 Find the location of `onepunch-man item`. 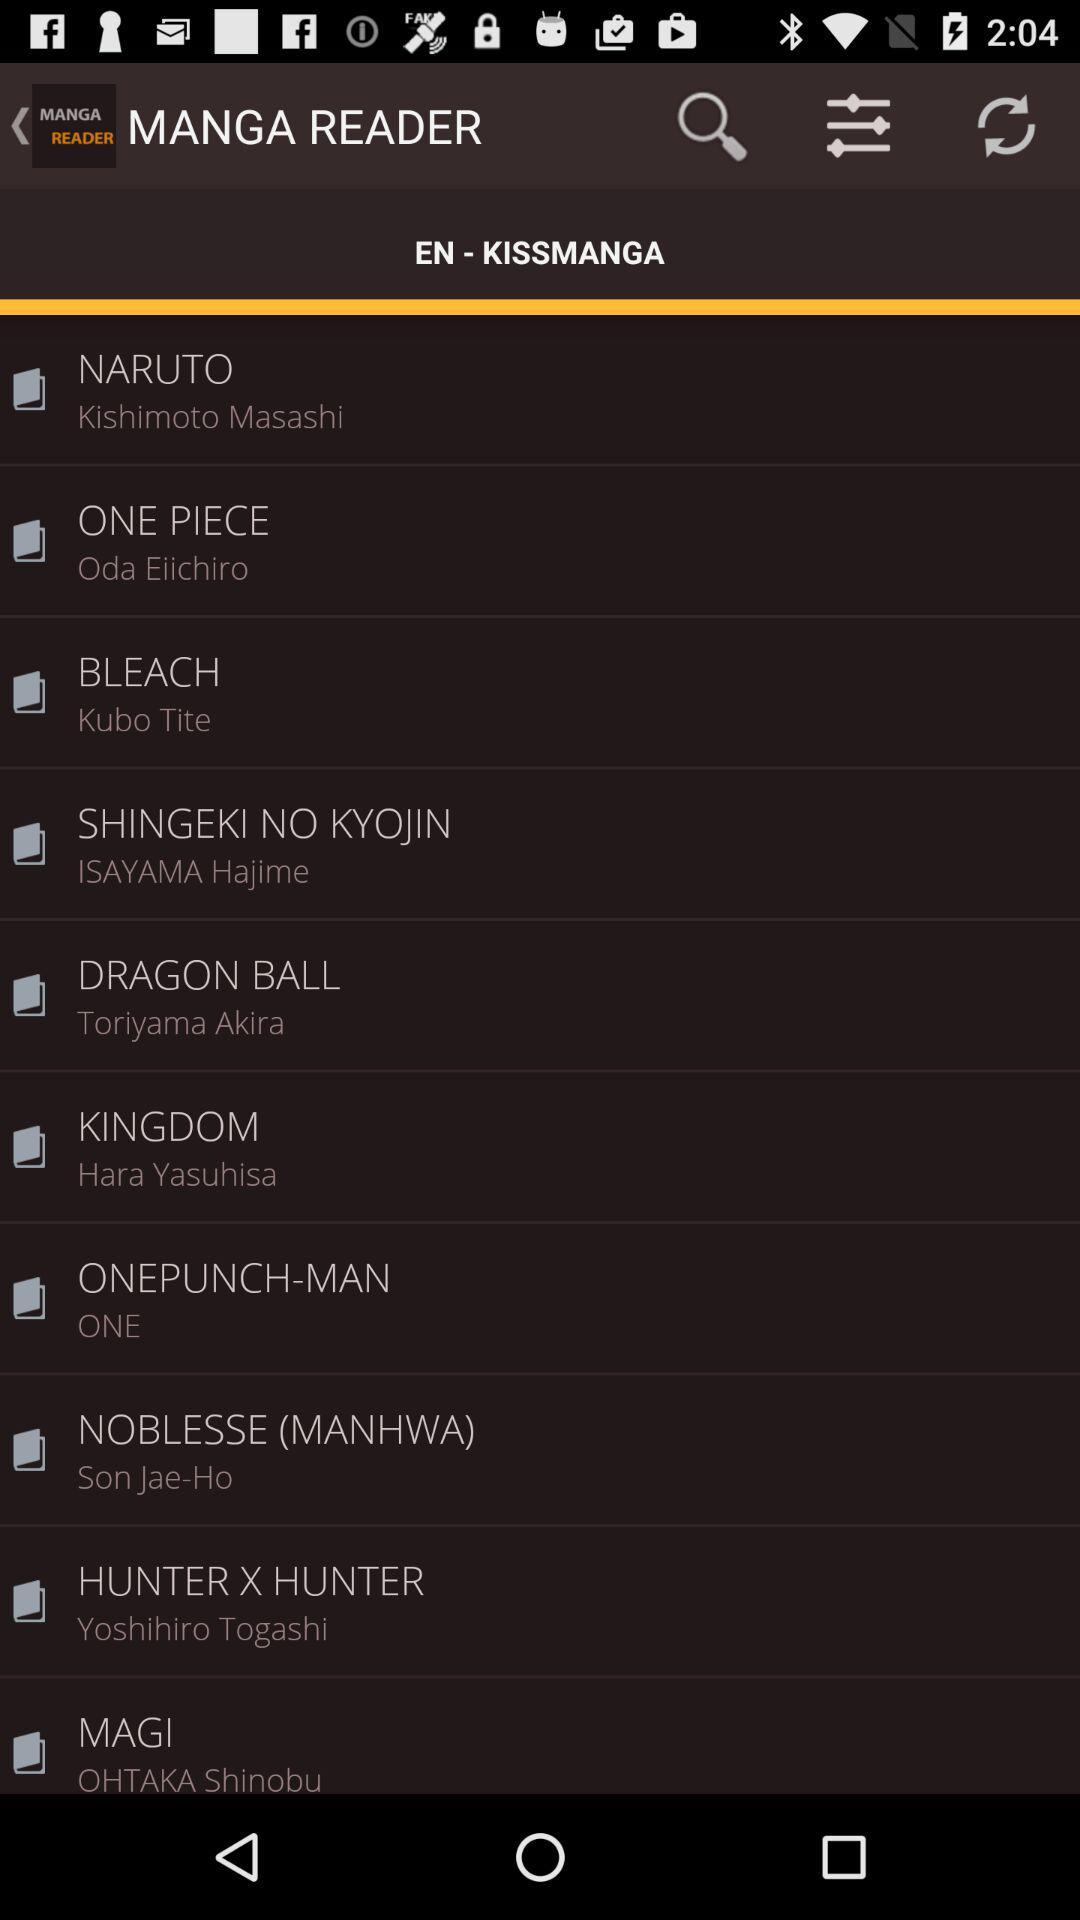

onepunch-man item is located at coordinates (571, 1262).